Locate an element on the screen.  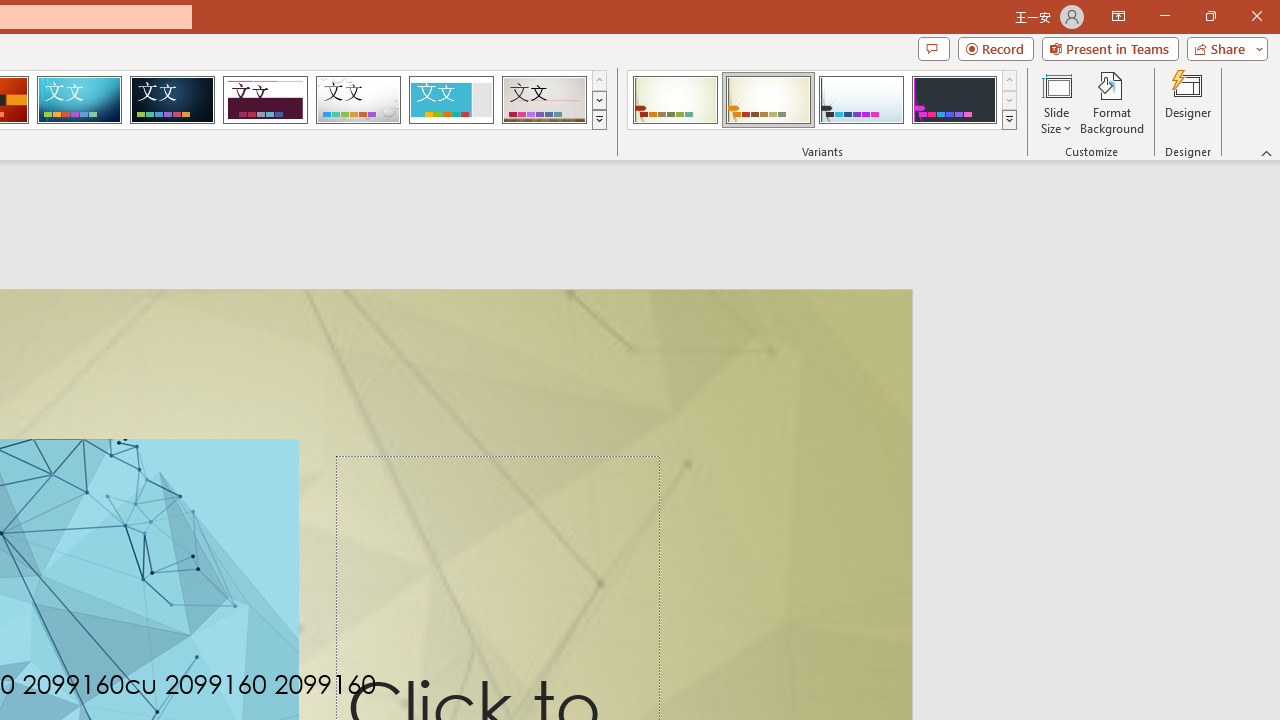
'Damask Loading Preview...' is located at coordinates (172, 100).